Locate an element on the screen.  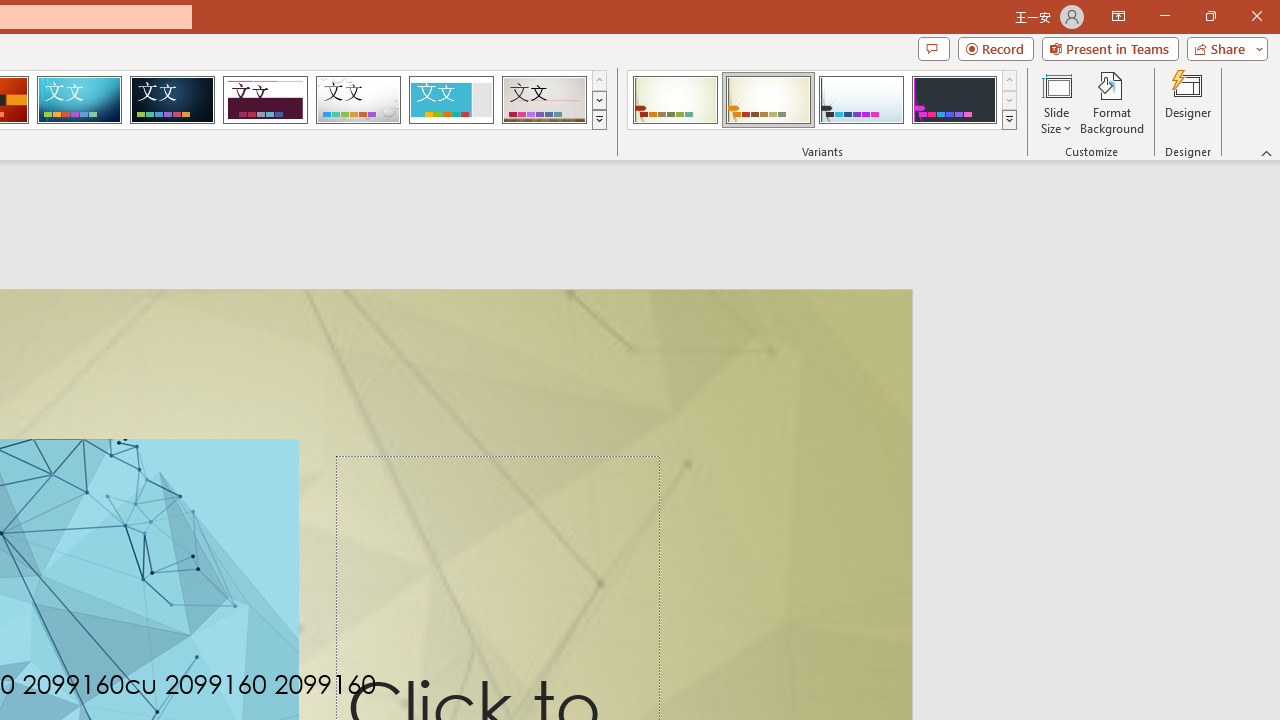
'Damask Loading Preview...' is located at coordinates (172, 100).